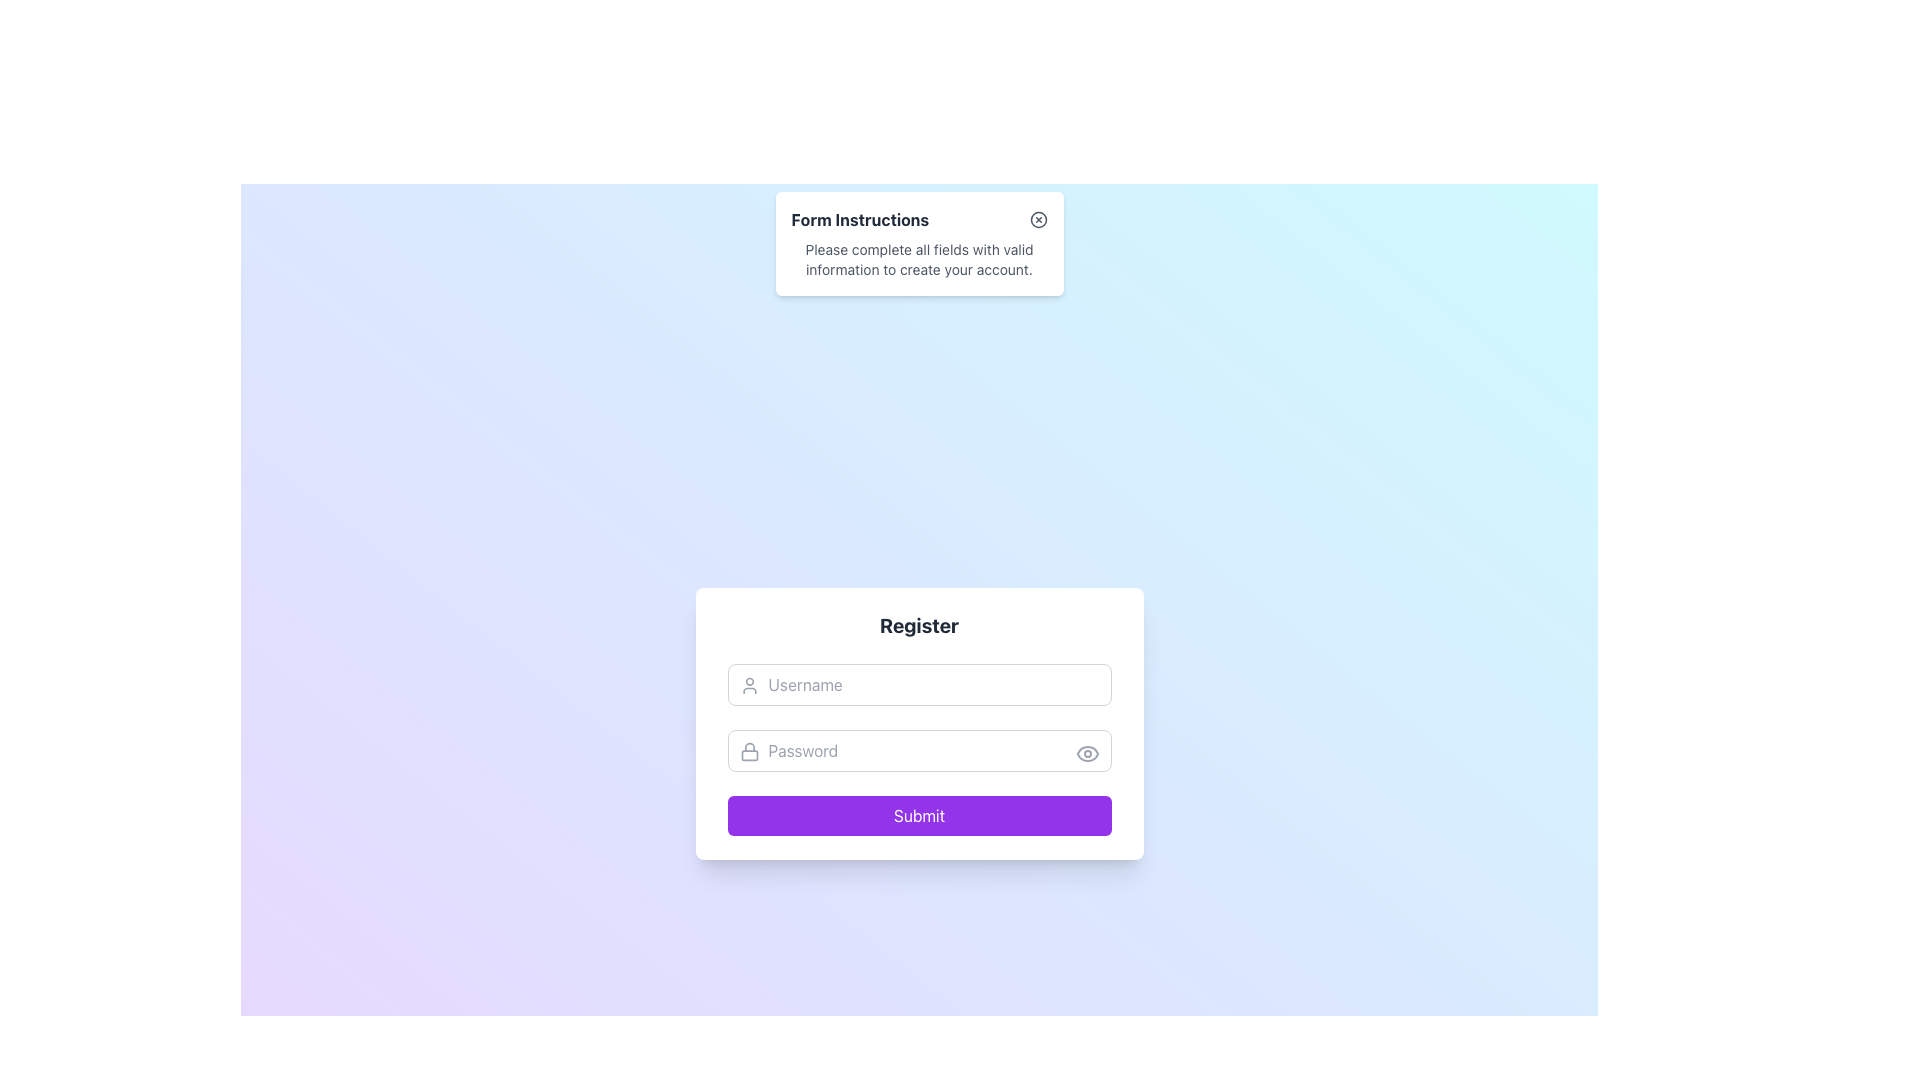 The width and height of the screenshot is (1920, 1080). Describe the element at coordinates (748, 752) in the screenshot. I see `the security icon located at the top left of the password input box in the registration form` at that location.